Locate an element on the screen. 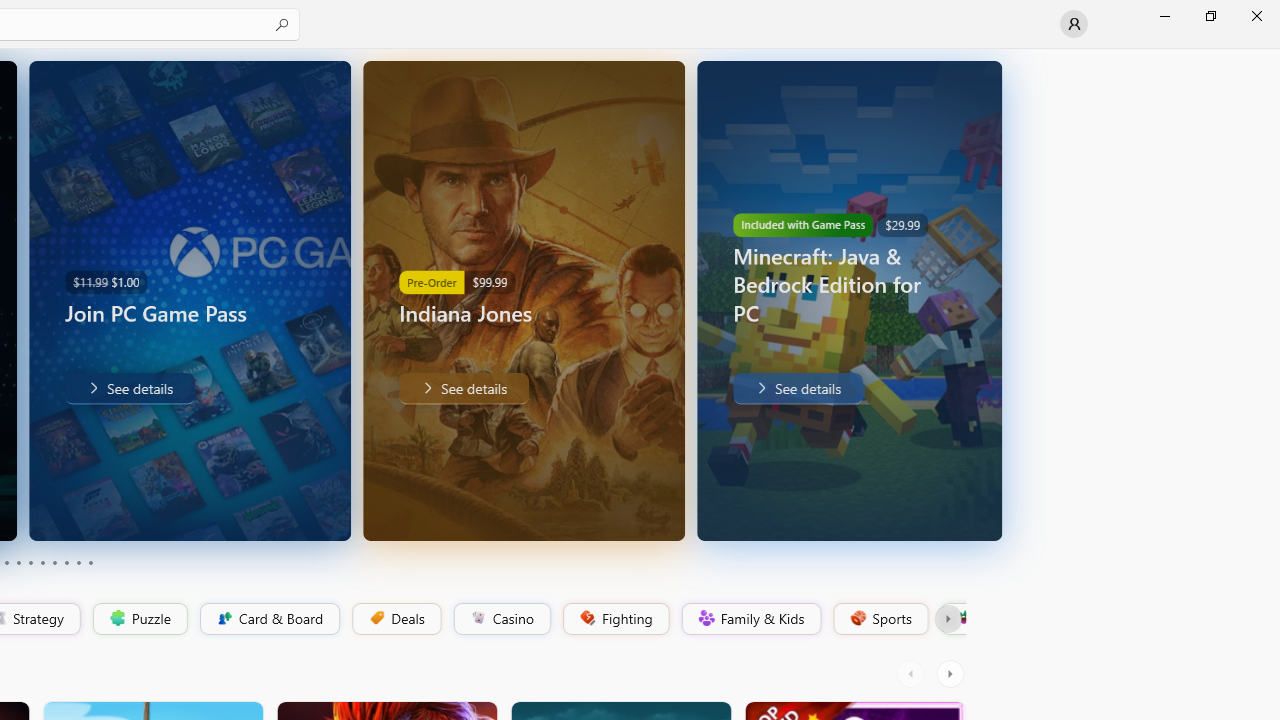 The width and height of the screenshot is (1280, 720). 'Deals' is located at coordinates (395, 618).